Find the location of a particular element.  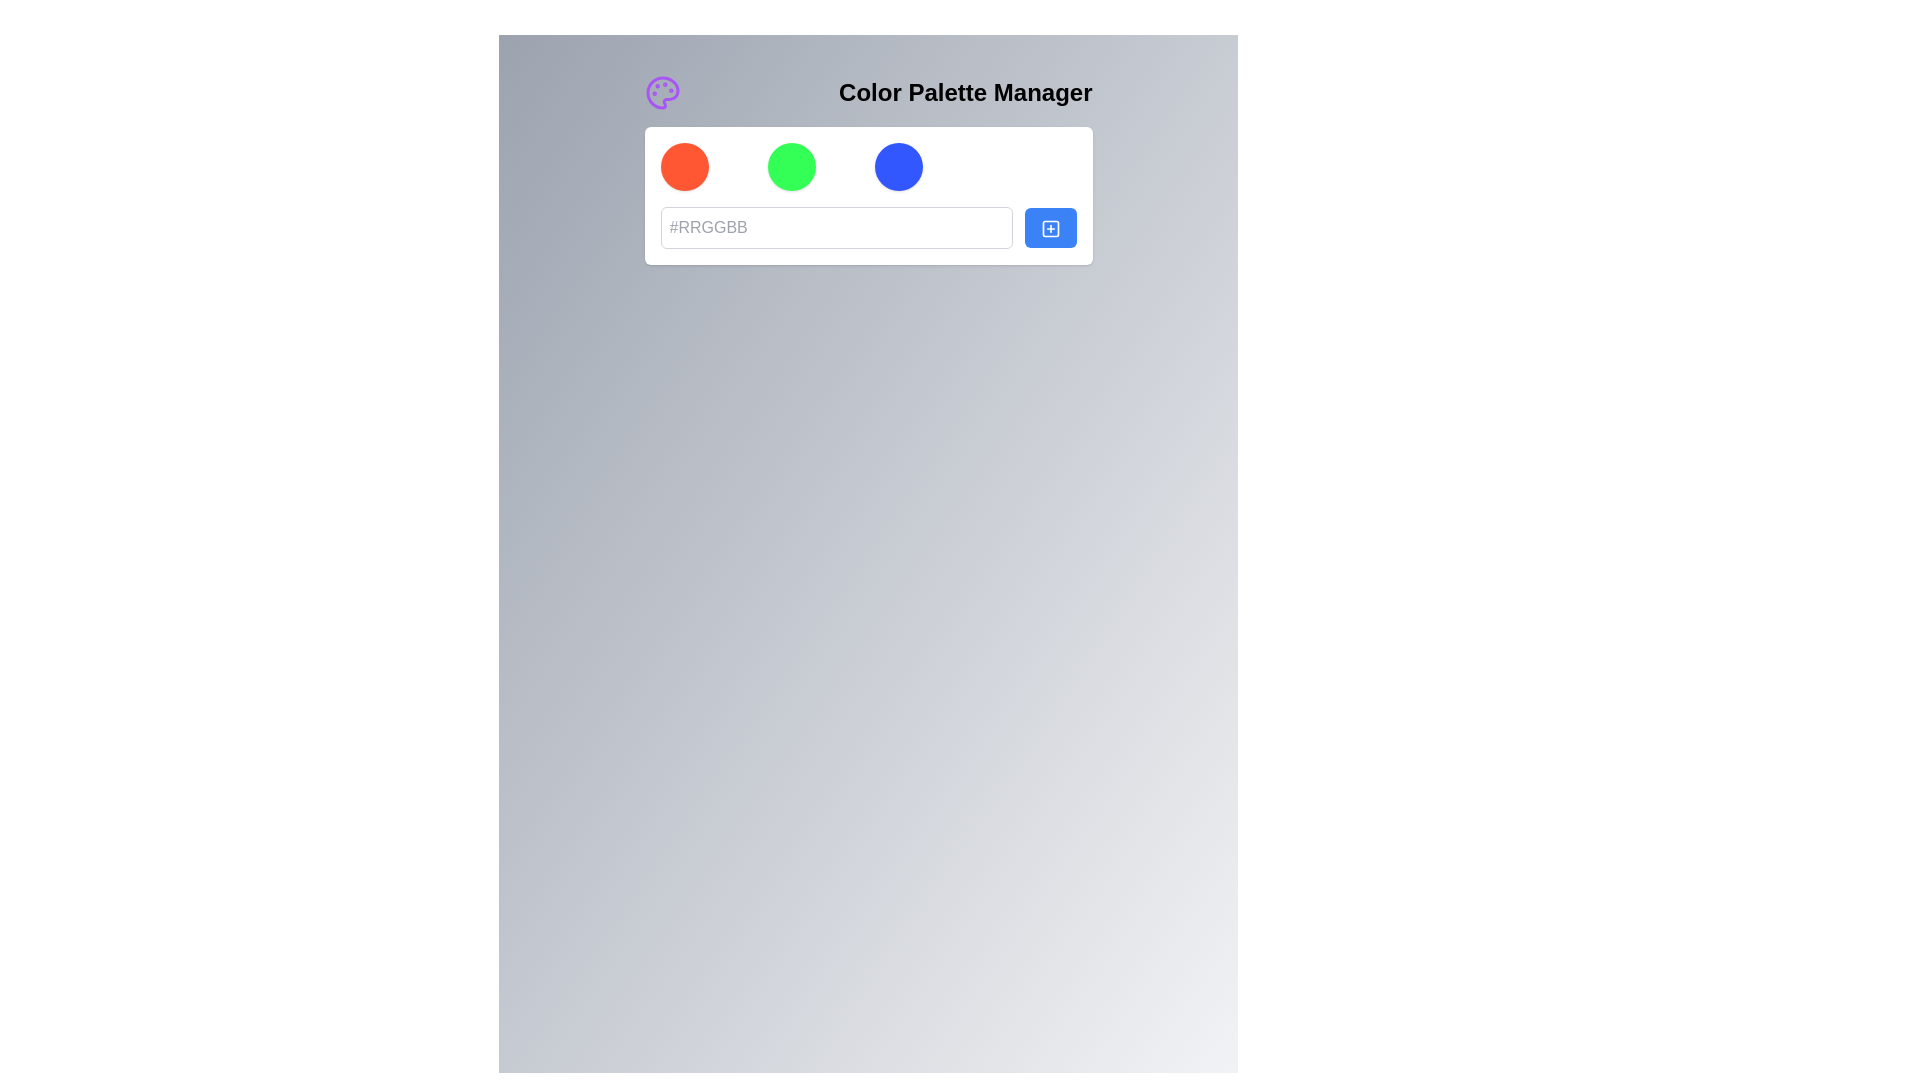

the '+' icon inside the rectangular blue button is located at coordinates (1049, 227).